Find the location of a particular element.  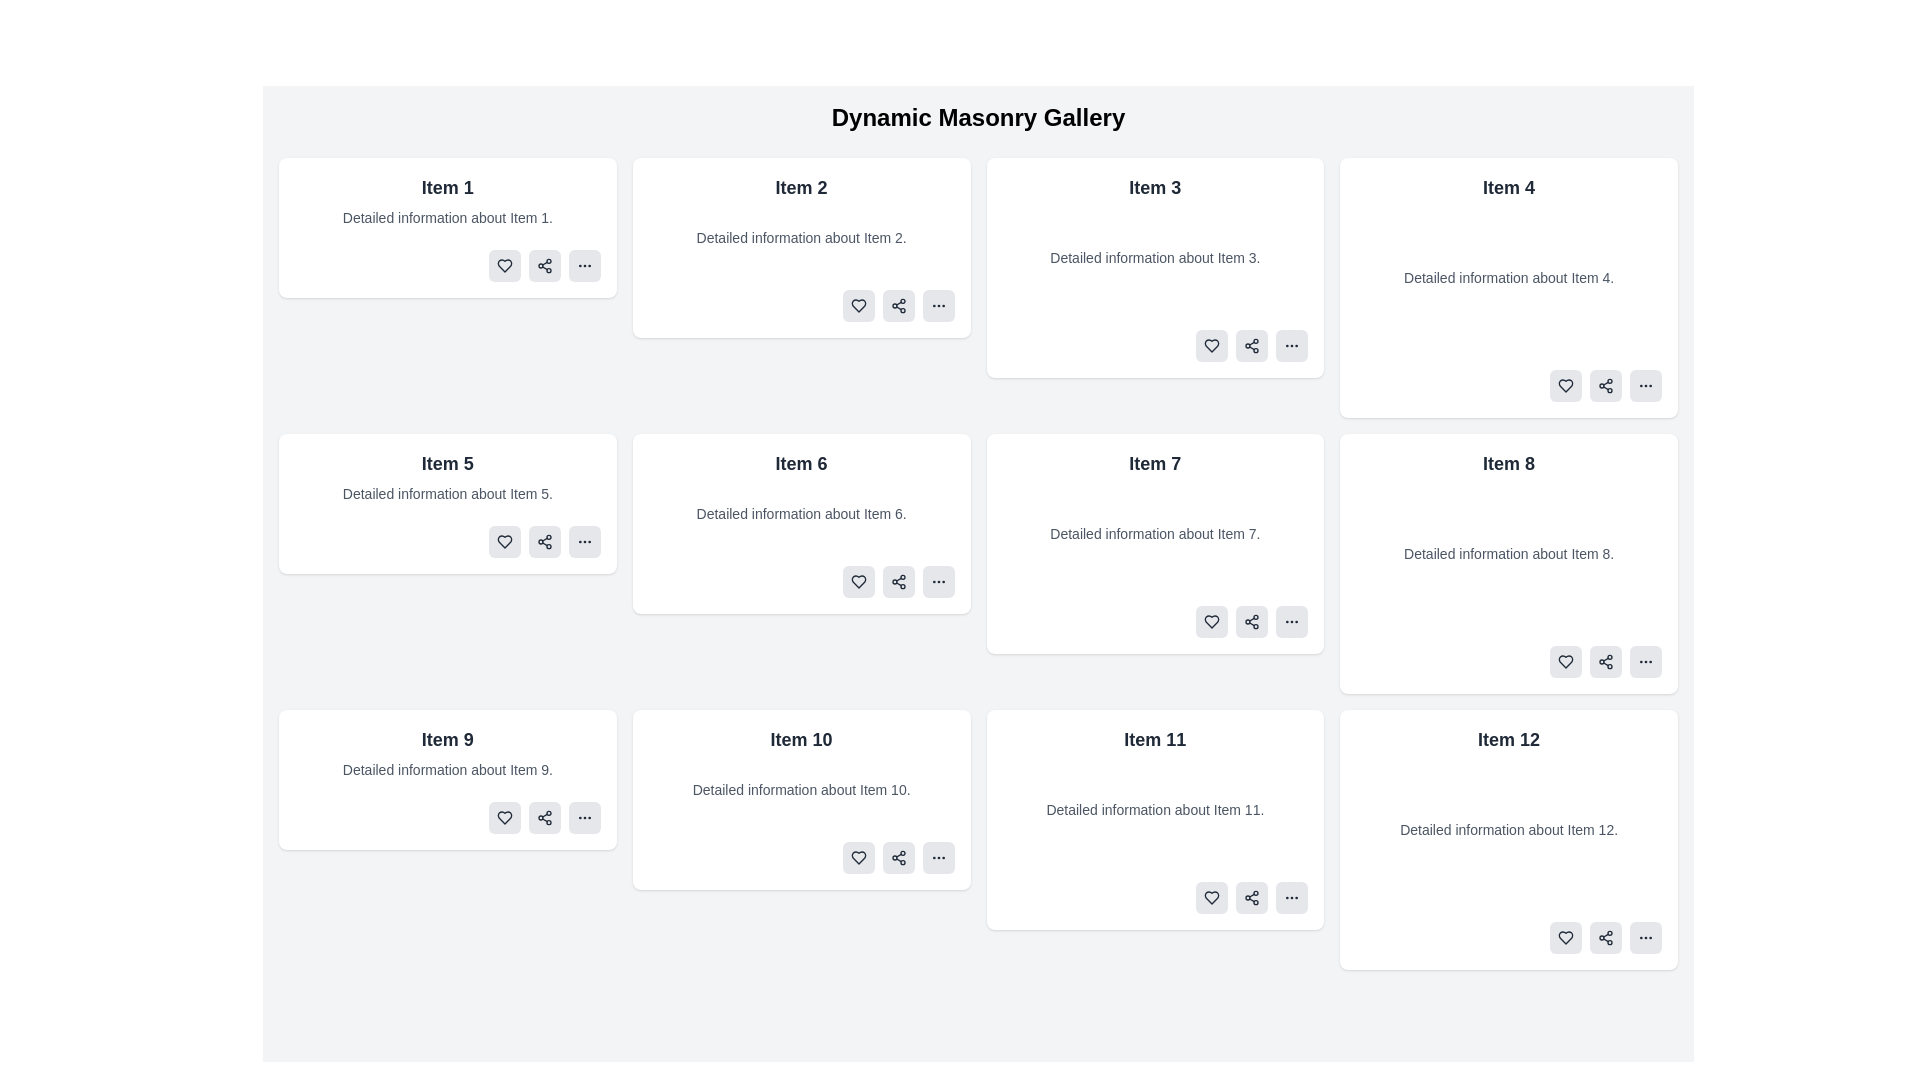

the heart icon located in the bottom-left corner of the 'Item 5' card to like or favorite the item is located at coordinates (504, 542).